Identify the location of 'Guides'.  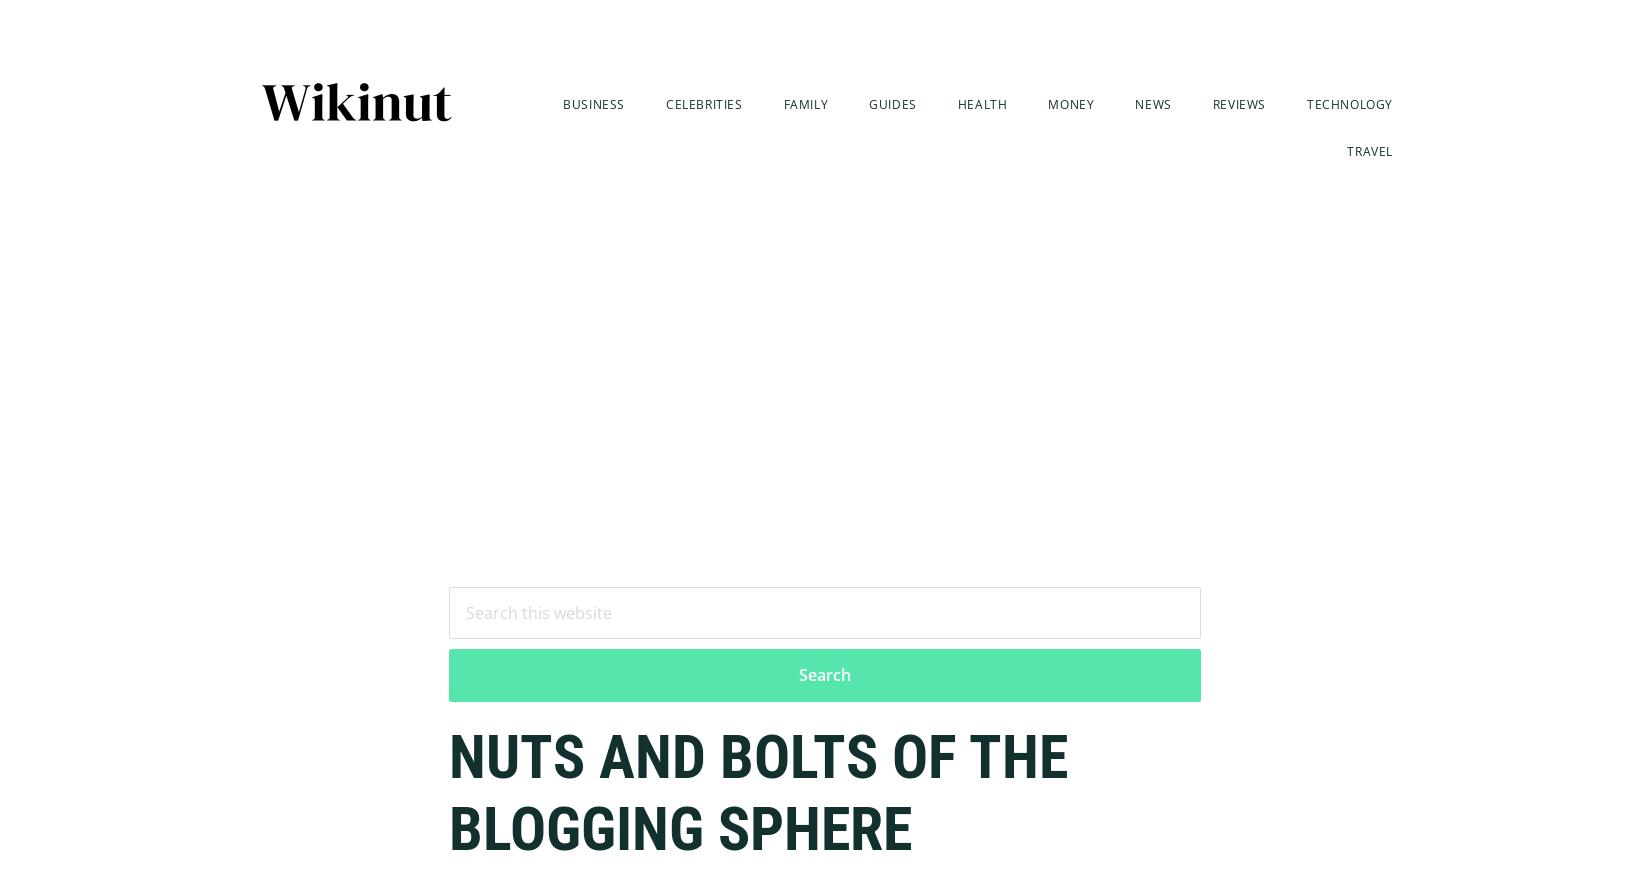
(892, 103).